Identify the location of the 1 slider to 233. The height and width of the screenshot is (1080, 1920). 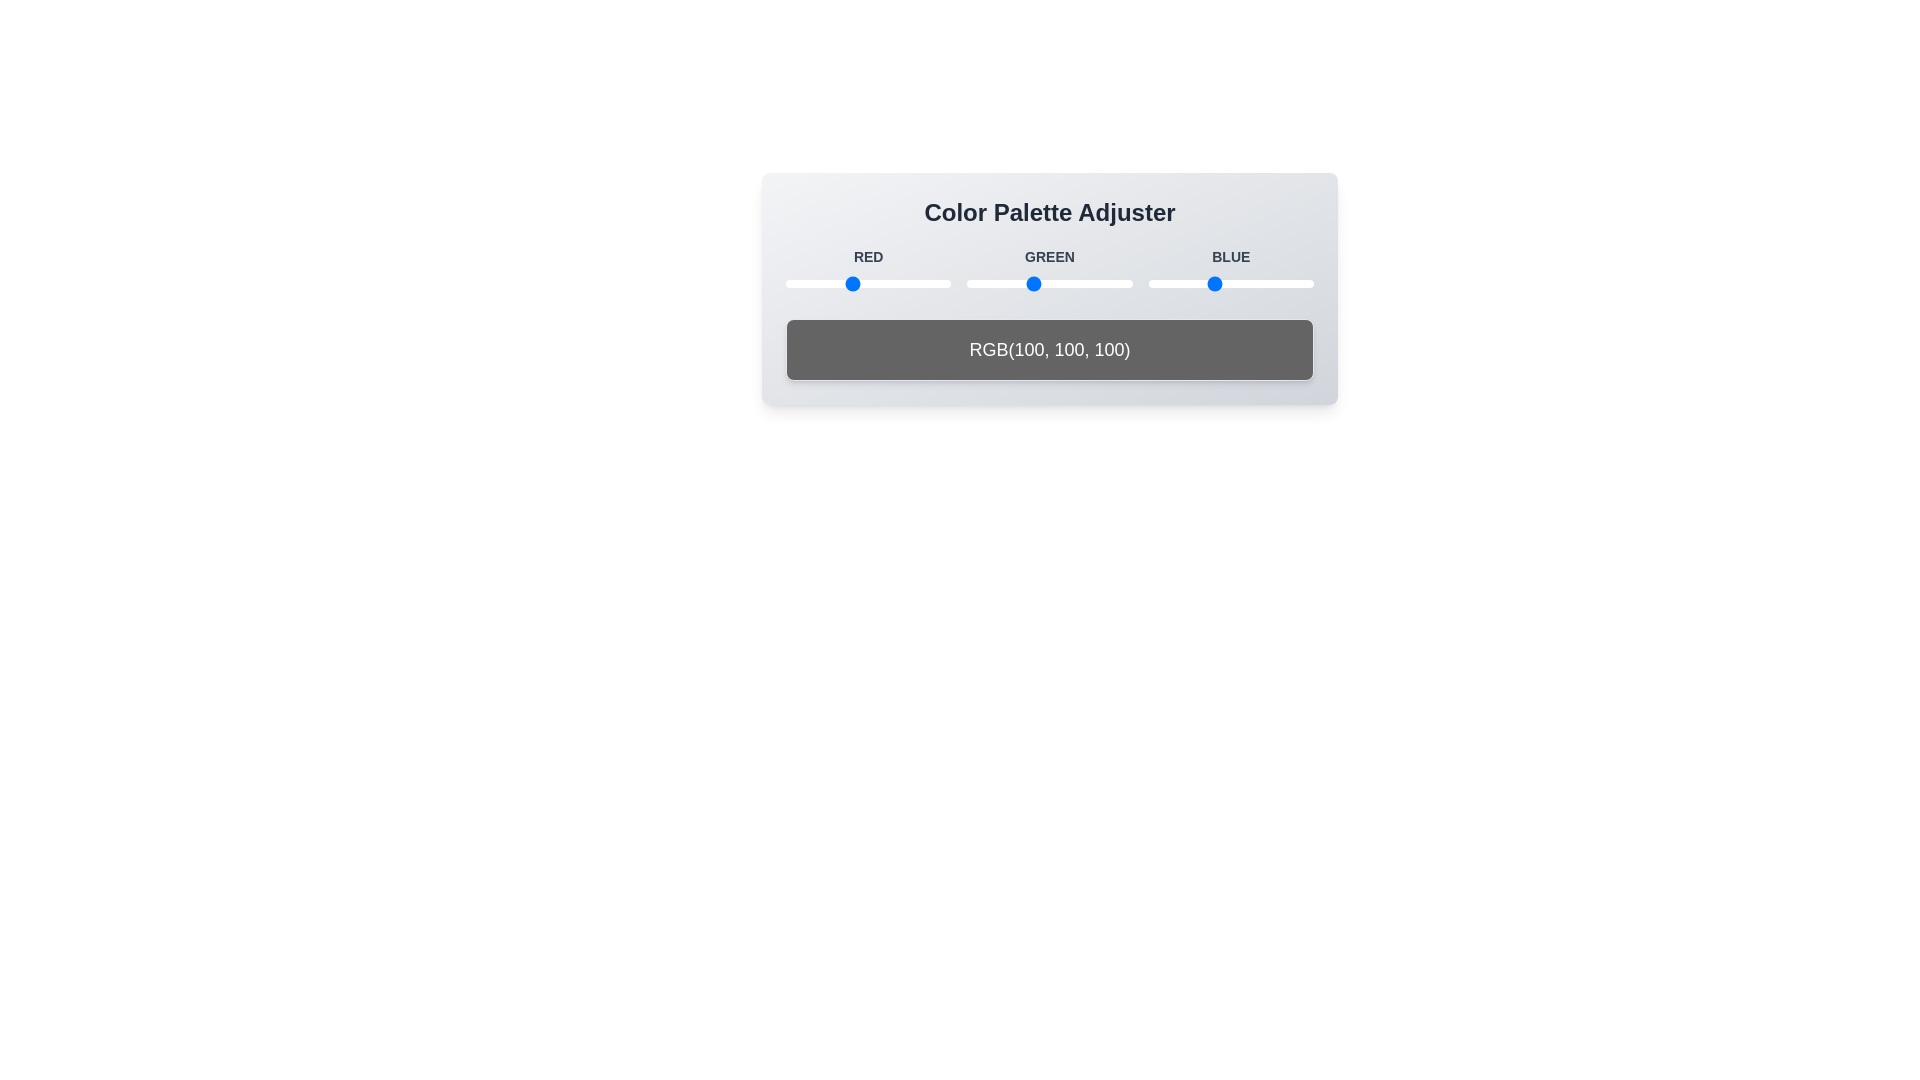
(936, 284).